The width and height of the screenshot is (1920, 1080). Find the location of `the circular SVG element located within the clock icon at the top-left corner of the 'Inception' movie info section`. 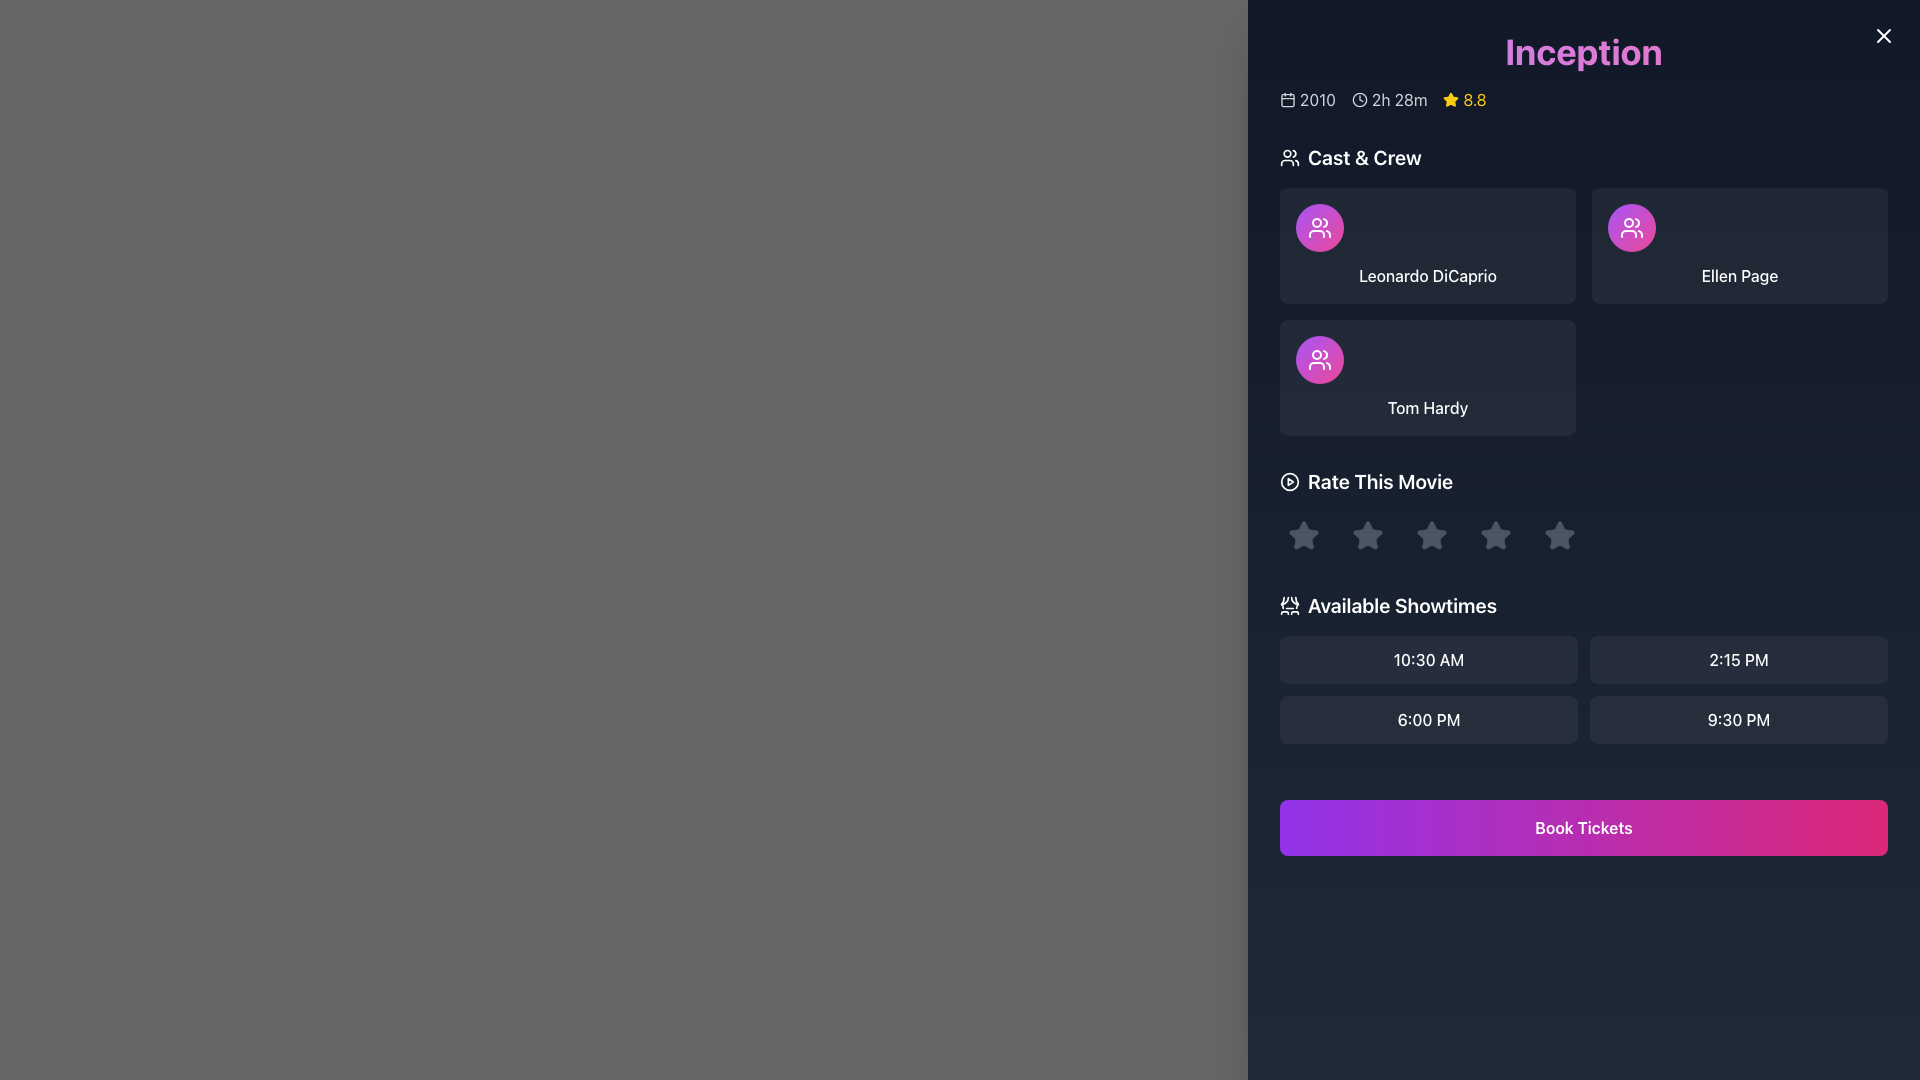

the circular SVG element located within the clock icon at the top-left corner of the 'Inception' movie info section is located at coordinates (1359, 100).